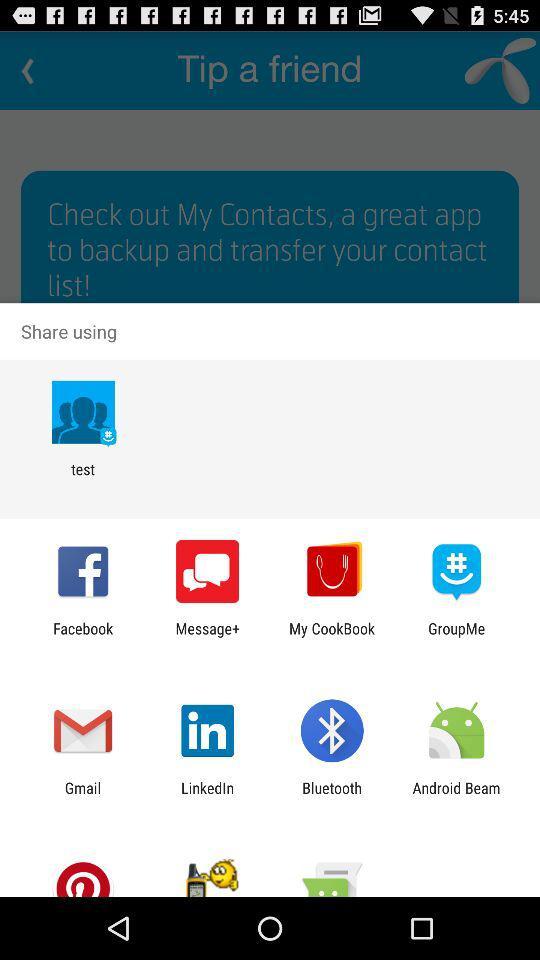 This screenshot has height=960, width=540. What do you see at coordinates (332, 796) in the screenshot?
I see `icon to the right of the linkedin app` at bounding box center [332, 796].